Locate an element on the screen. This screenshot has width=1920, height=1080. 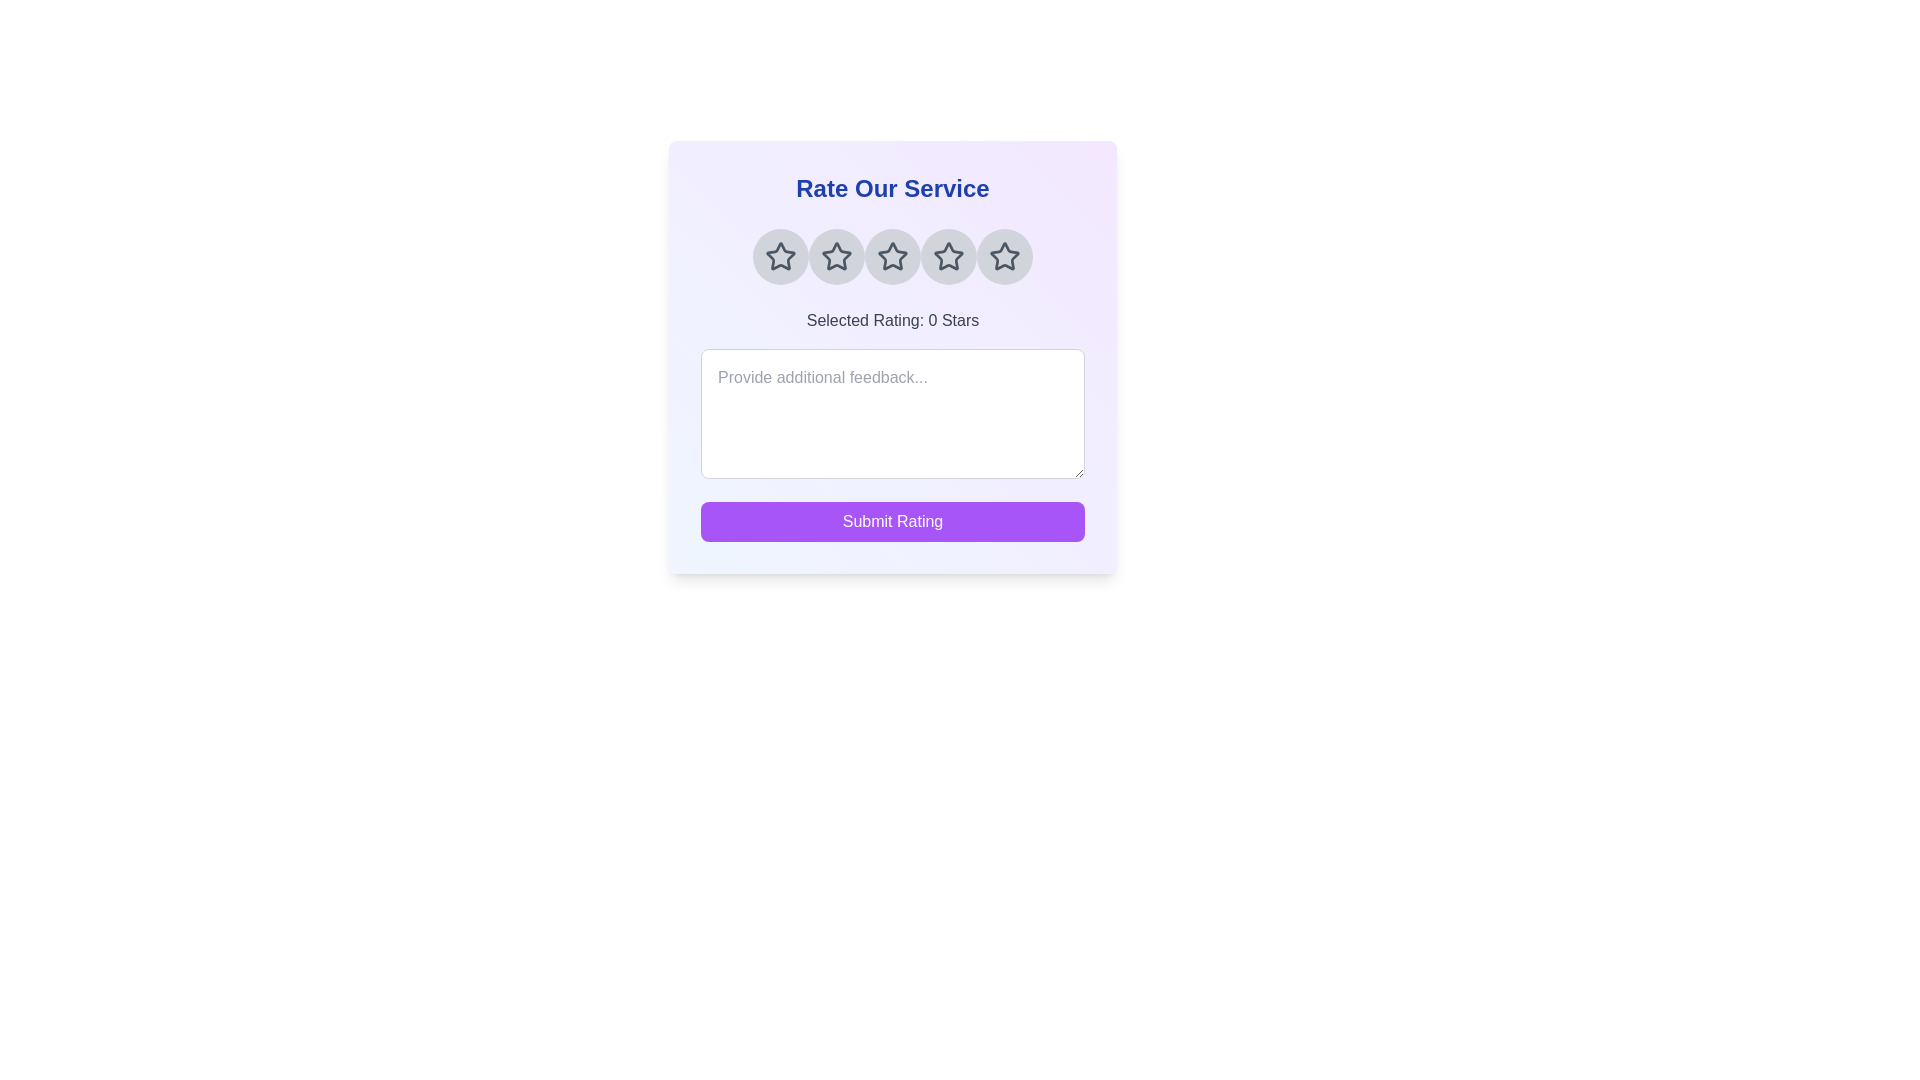
the feedback text area and type the desired feedback text is located at coordinates (891, 412).